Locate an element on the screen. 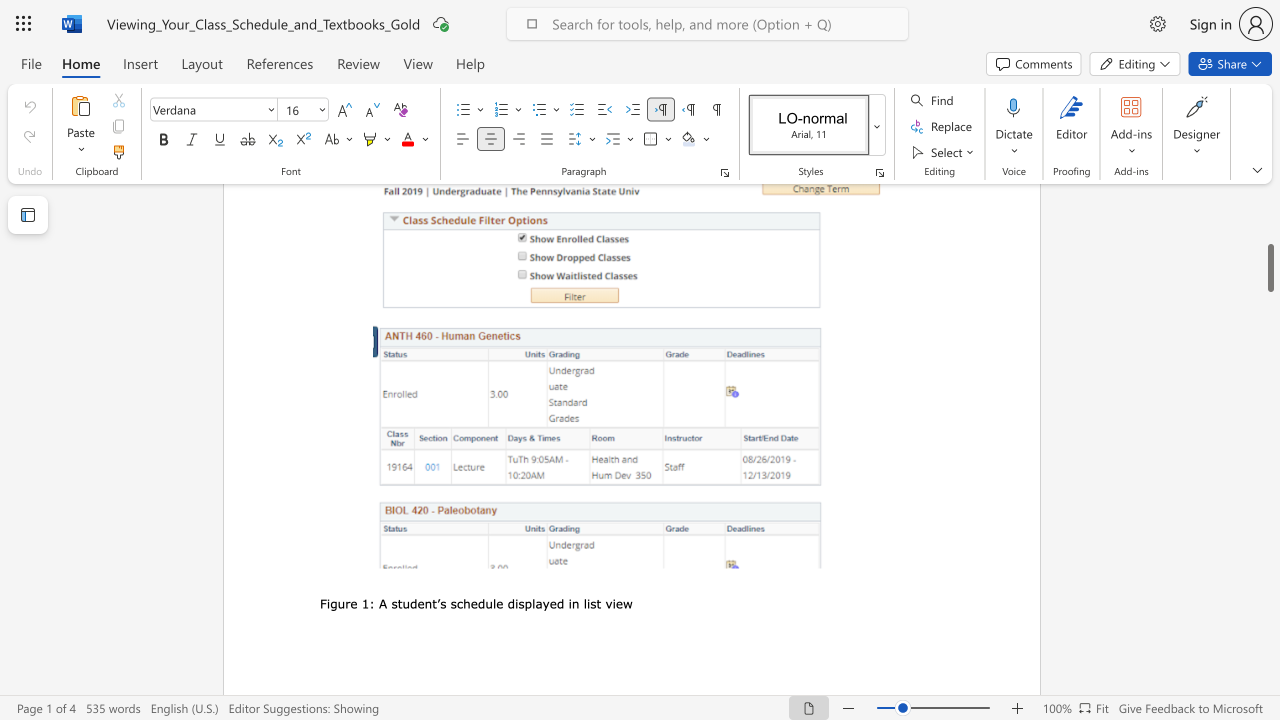 The height and width of the screenshot is (720, 1280). the scrollbar and move up 430 pixels is located at coordinates (1269, 267).